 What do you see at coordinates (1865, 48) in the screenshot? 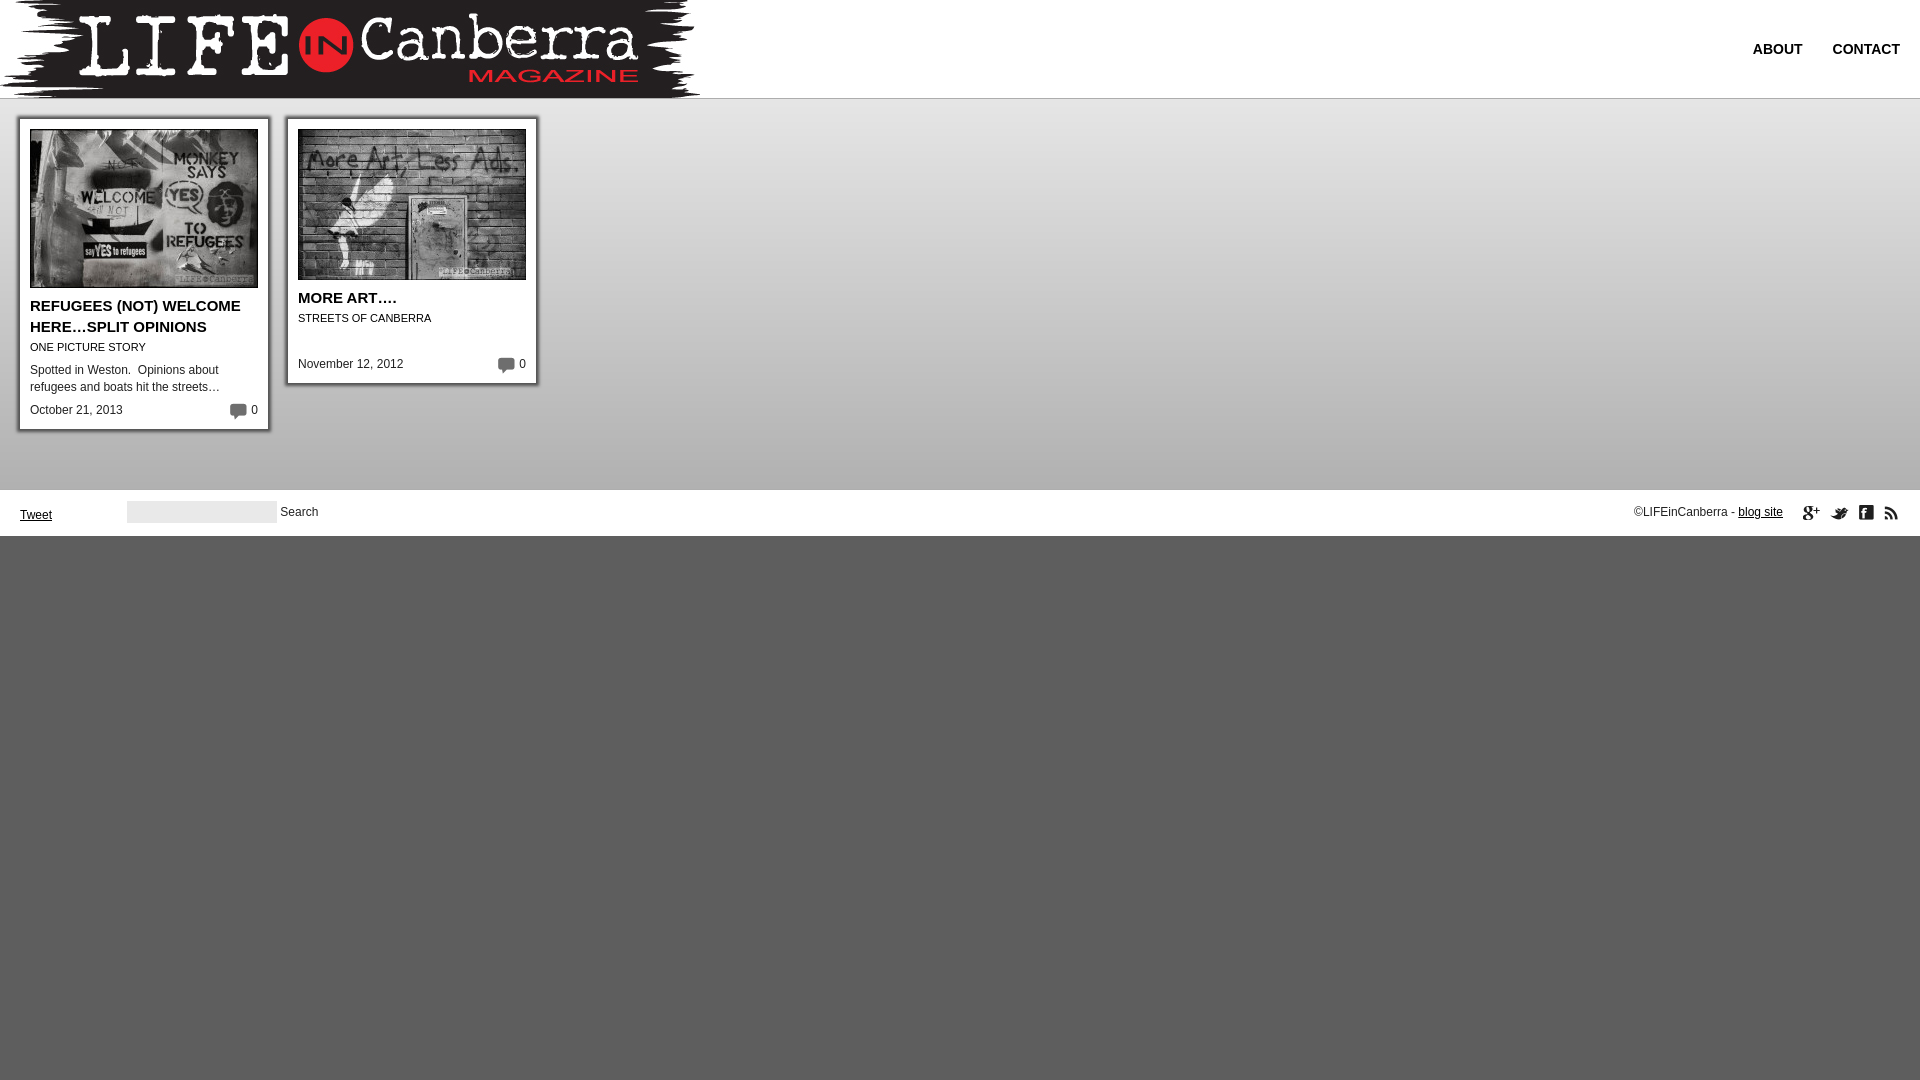
I see `'CONTACT'` at bounding box center [1865, 48].